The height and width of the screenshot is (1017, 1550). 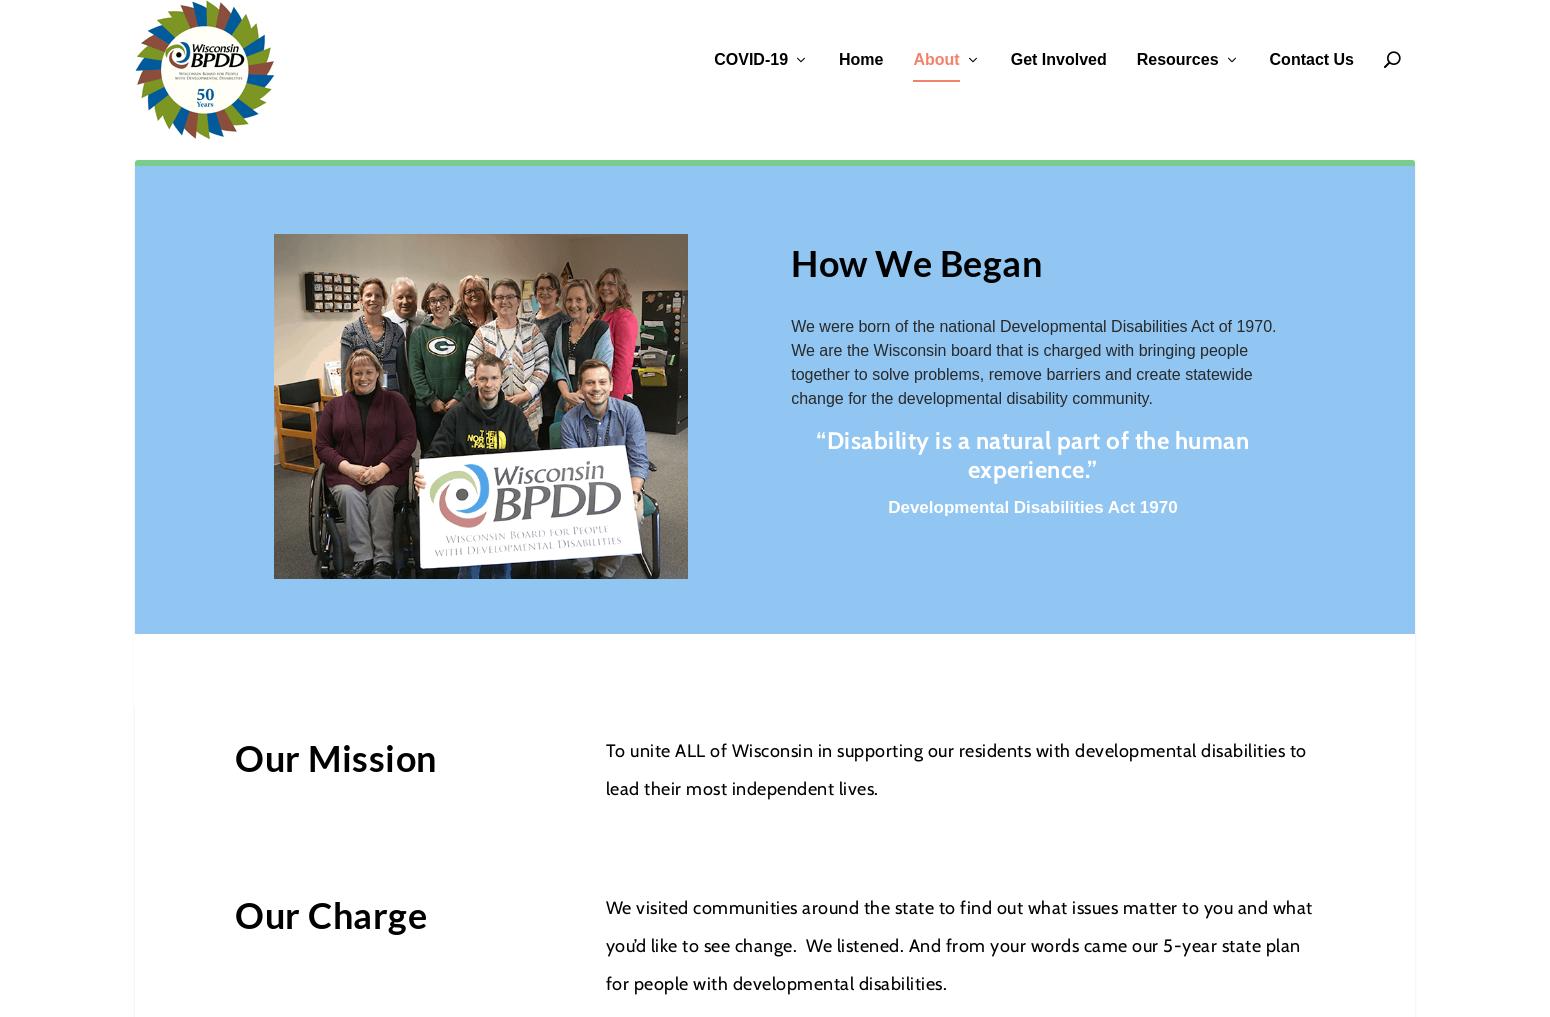 What do you see at coordinates (751, 223) in the screenshot?
I see `'Updates'` at bounding box center [751, 223].